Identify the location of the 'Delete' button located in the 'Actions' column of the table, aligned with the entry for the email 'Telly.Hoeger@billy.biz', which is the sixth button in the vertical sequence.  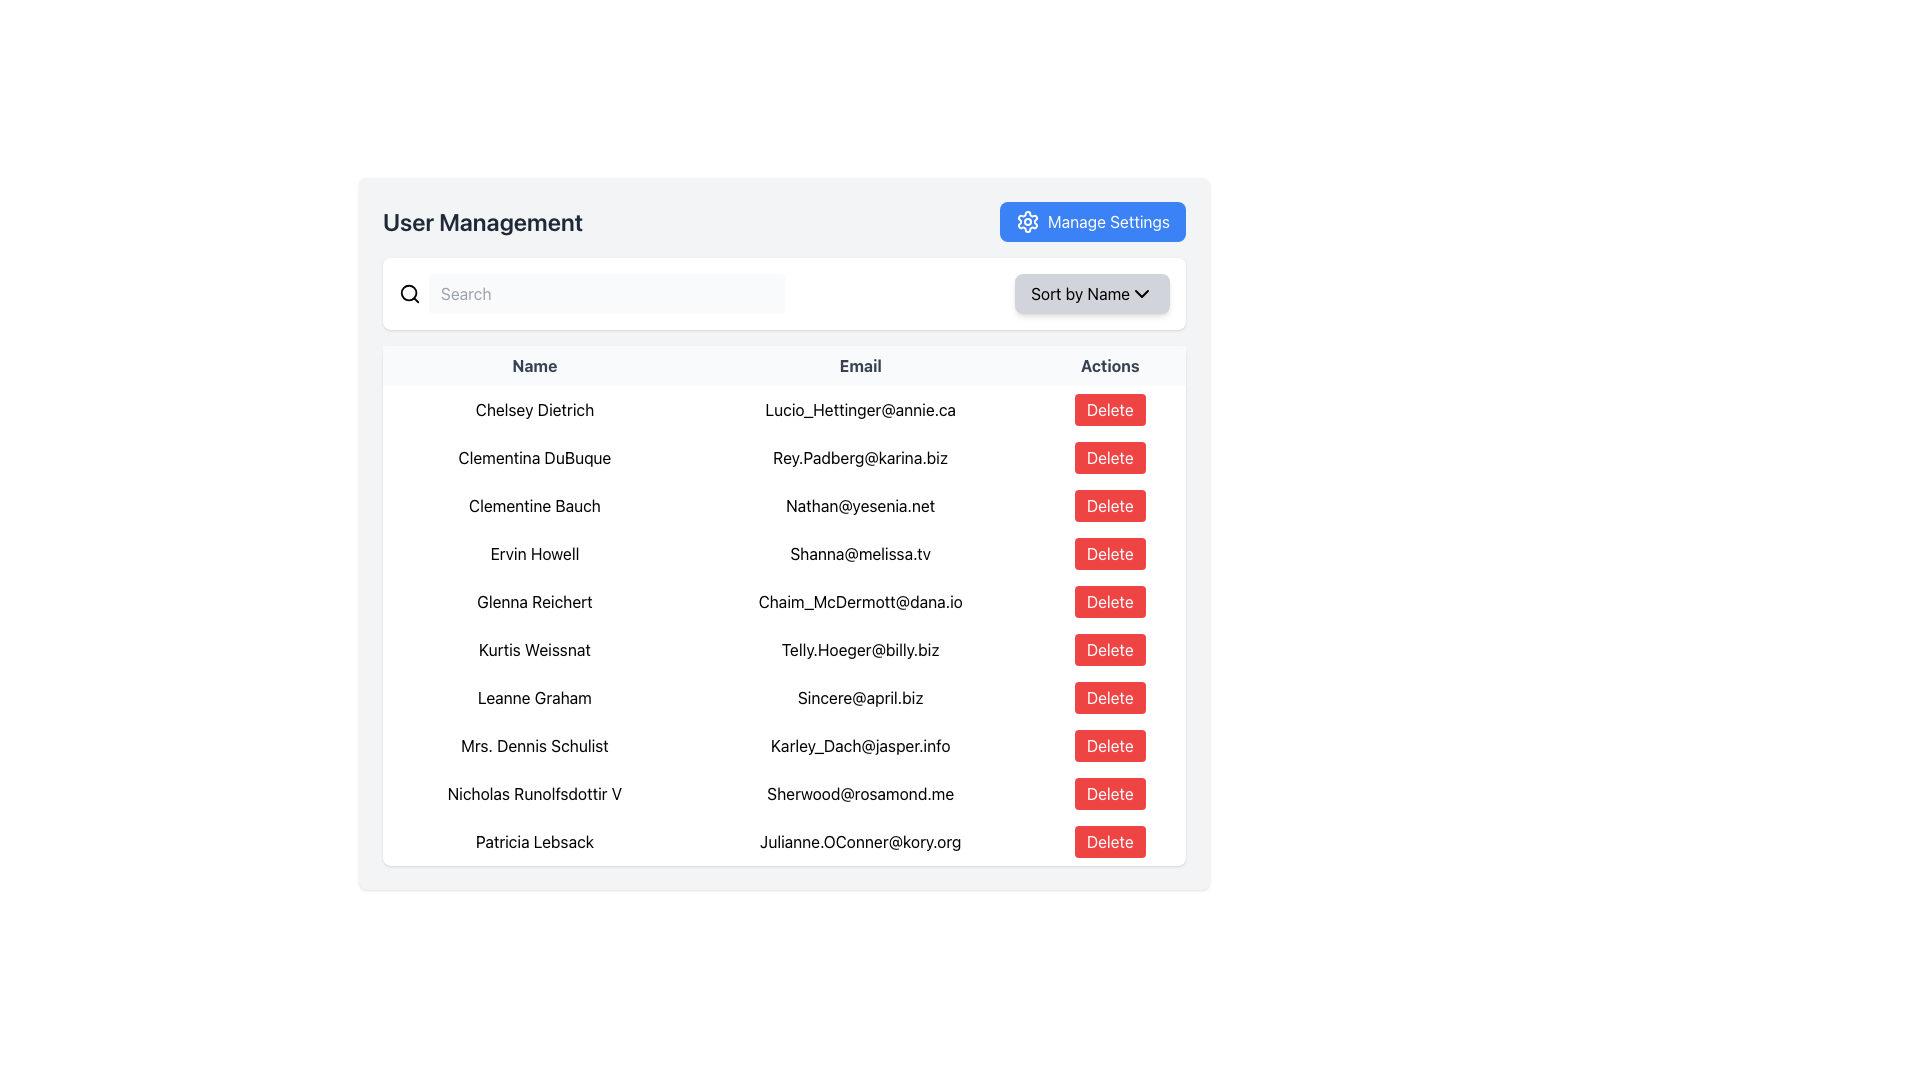
(1108, 650).